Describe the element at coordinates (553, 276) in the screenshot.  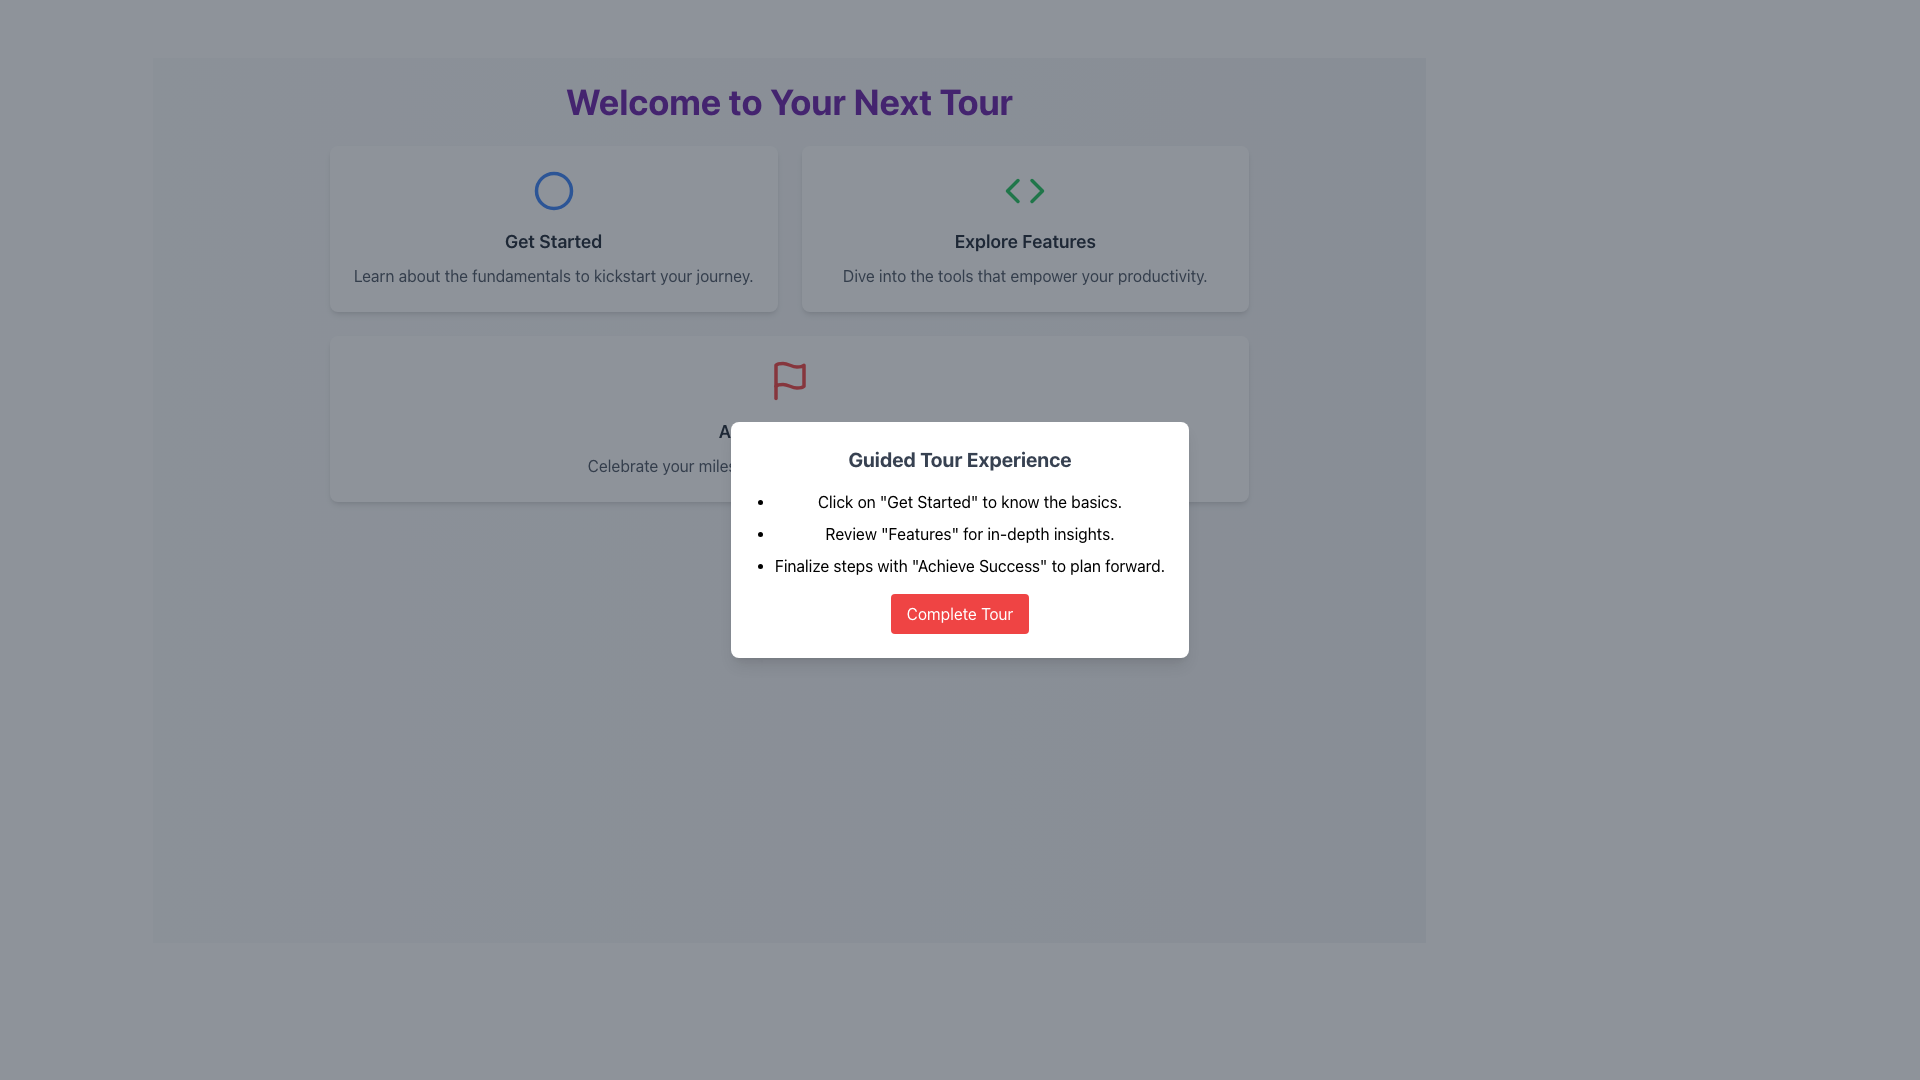
I see `the static text subtitle located beneath the 'Get Started' title within a styled card with rounded corners and a shadow effect` at that location.